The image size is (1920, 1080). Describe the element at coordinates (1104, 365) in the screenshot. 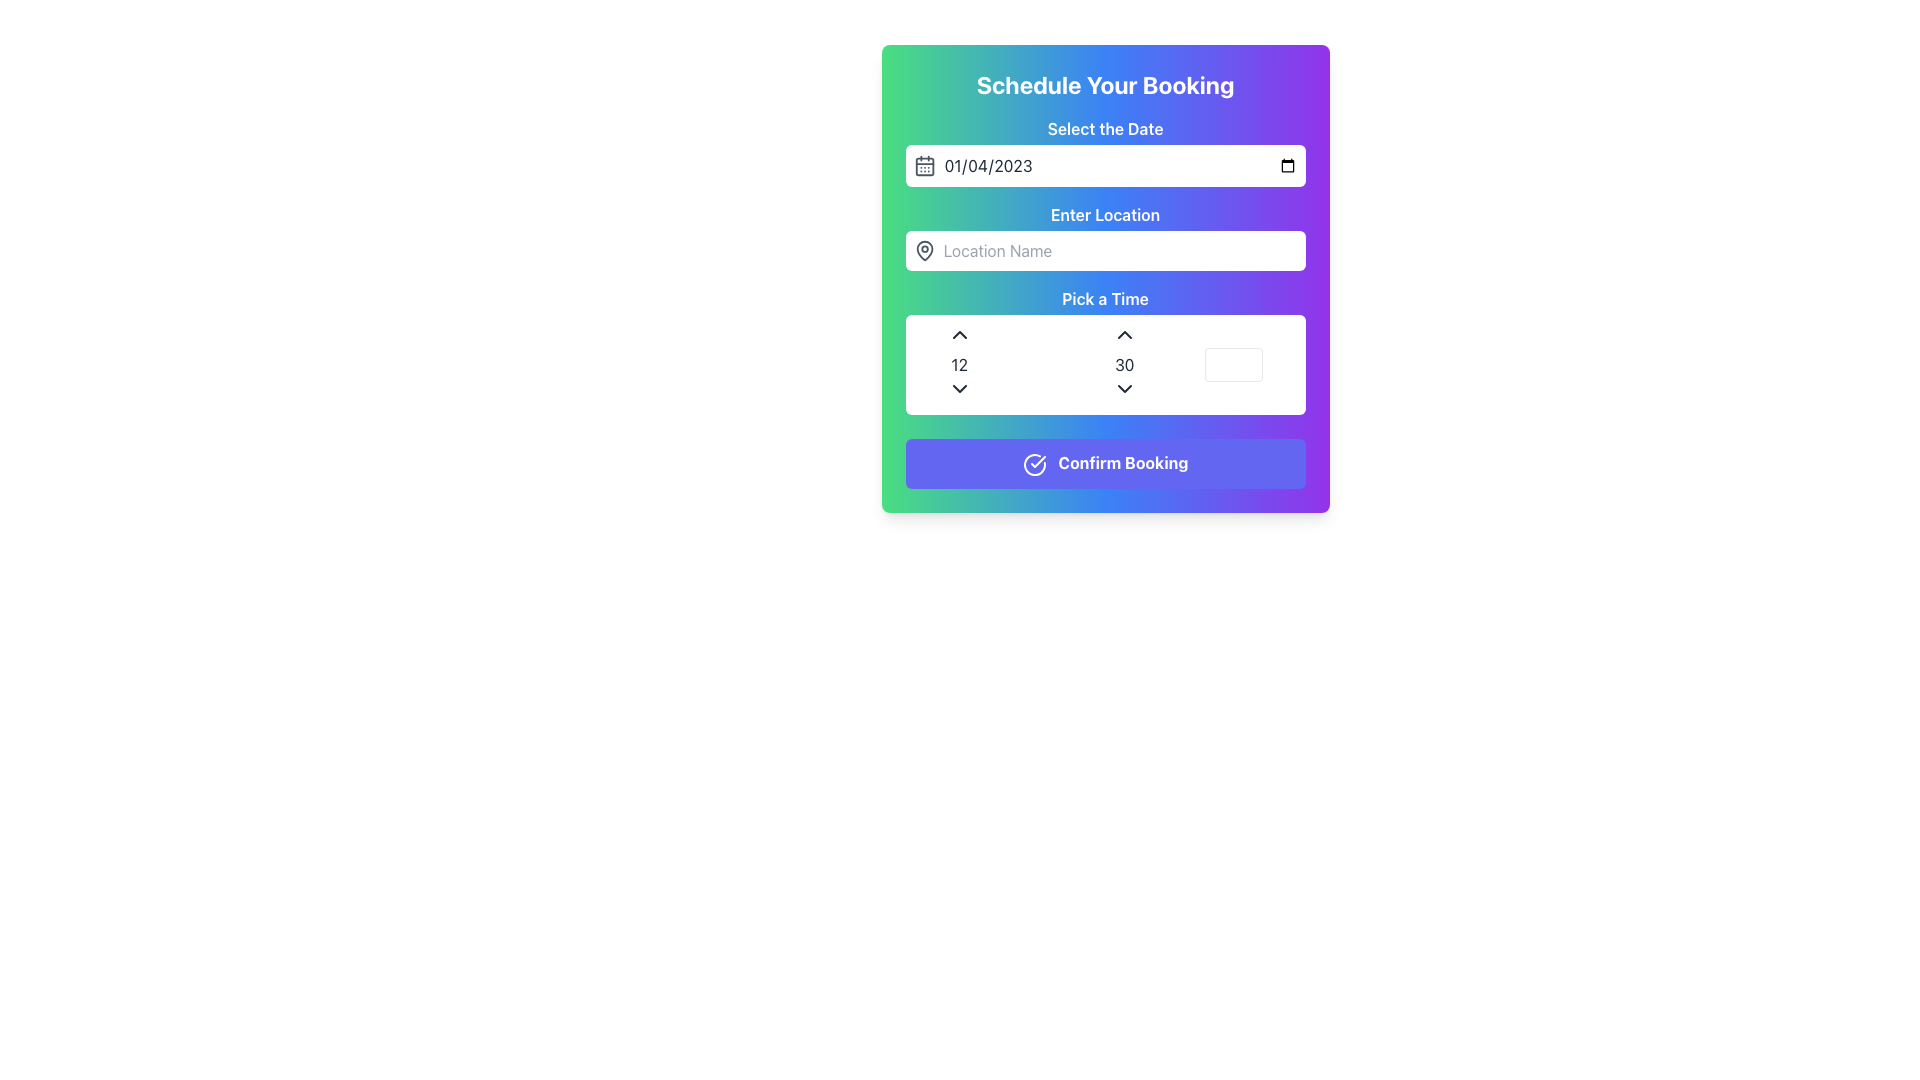

I see `the interactive time picker UI component located below the 'Pick a Time' text` at that location.